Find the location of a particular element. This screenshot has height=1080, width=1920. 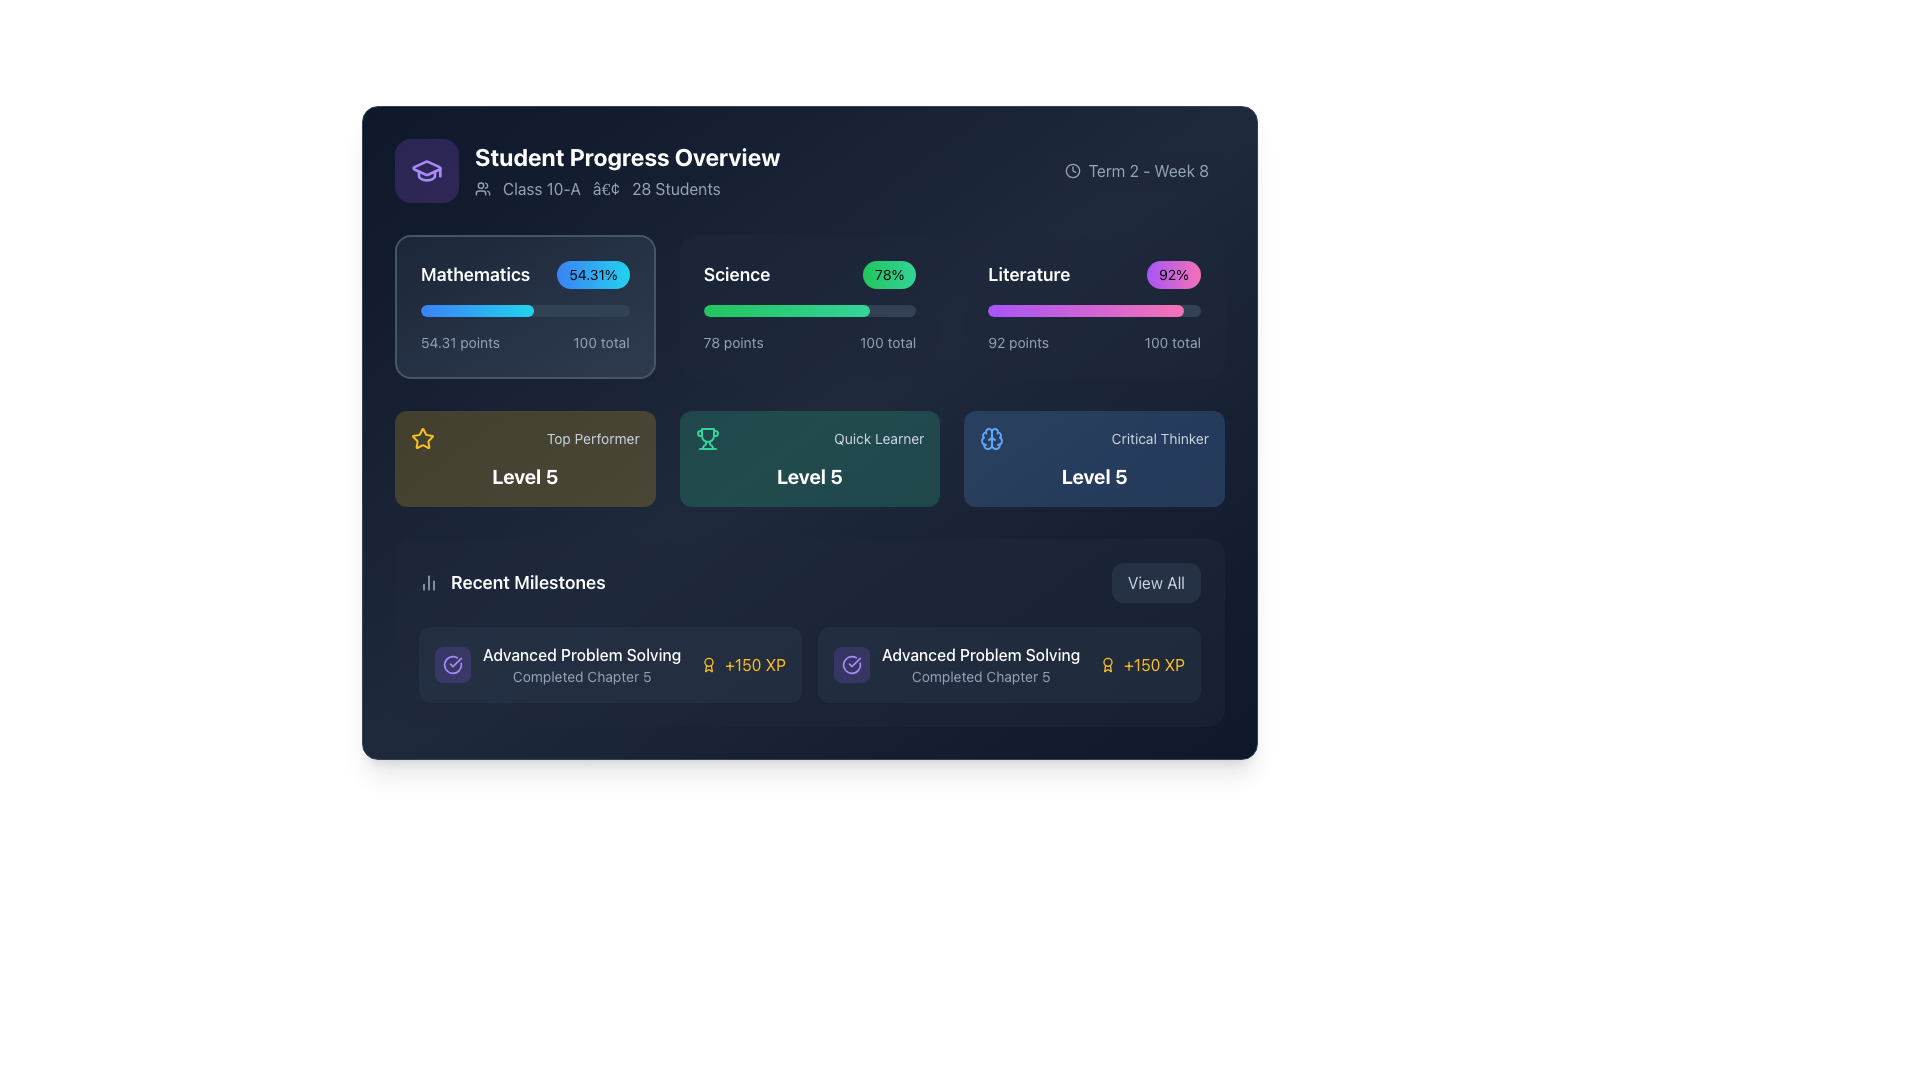

the text label displaying '92 points' in light gray font, located beneath the 'Literature' heading and its progress bar is located at coordinates (1018, 342).